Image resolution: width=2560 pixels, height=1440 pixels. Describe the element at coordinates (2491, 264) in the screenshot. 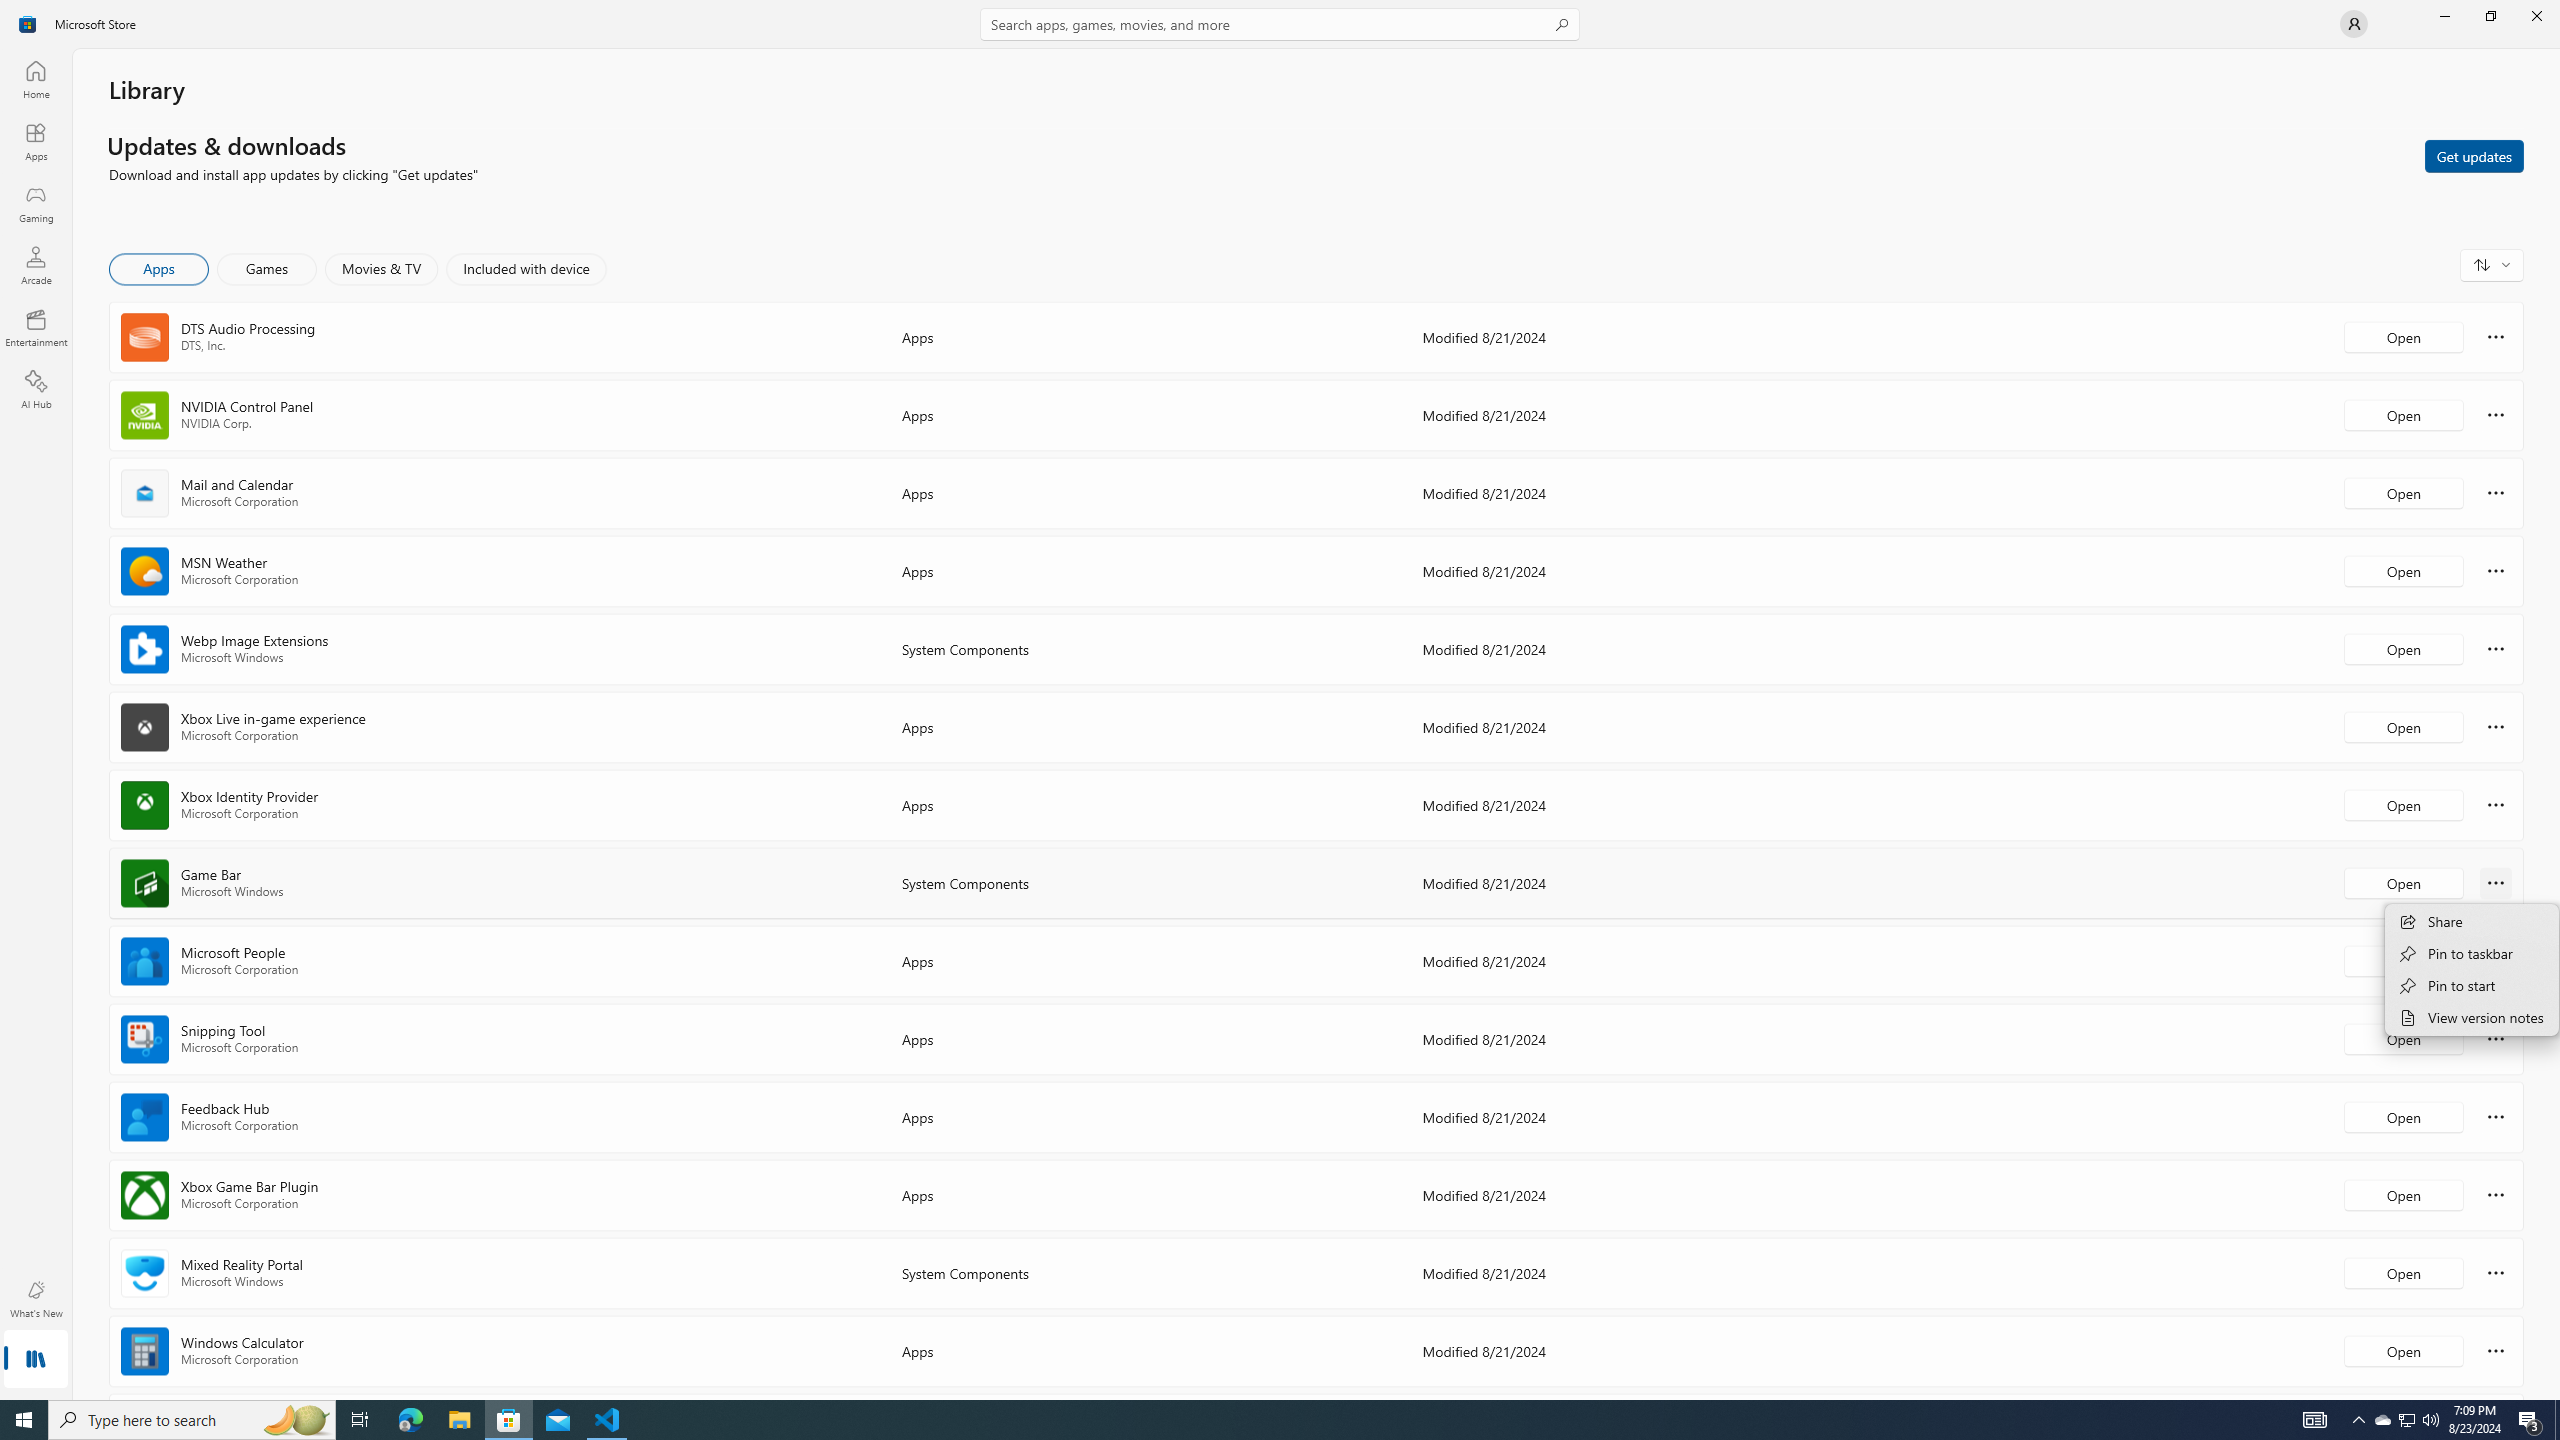

I see `'Sort and filter'` at that location.